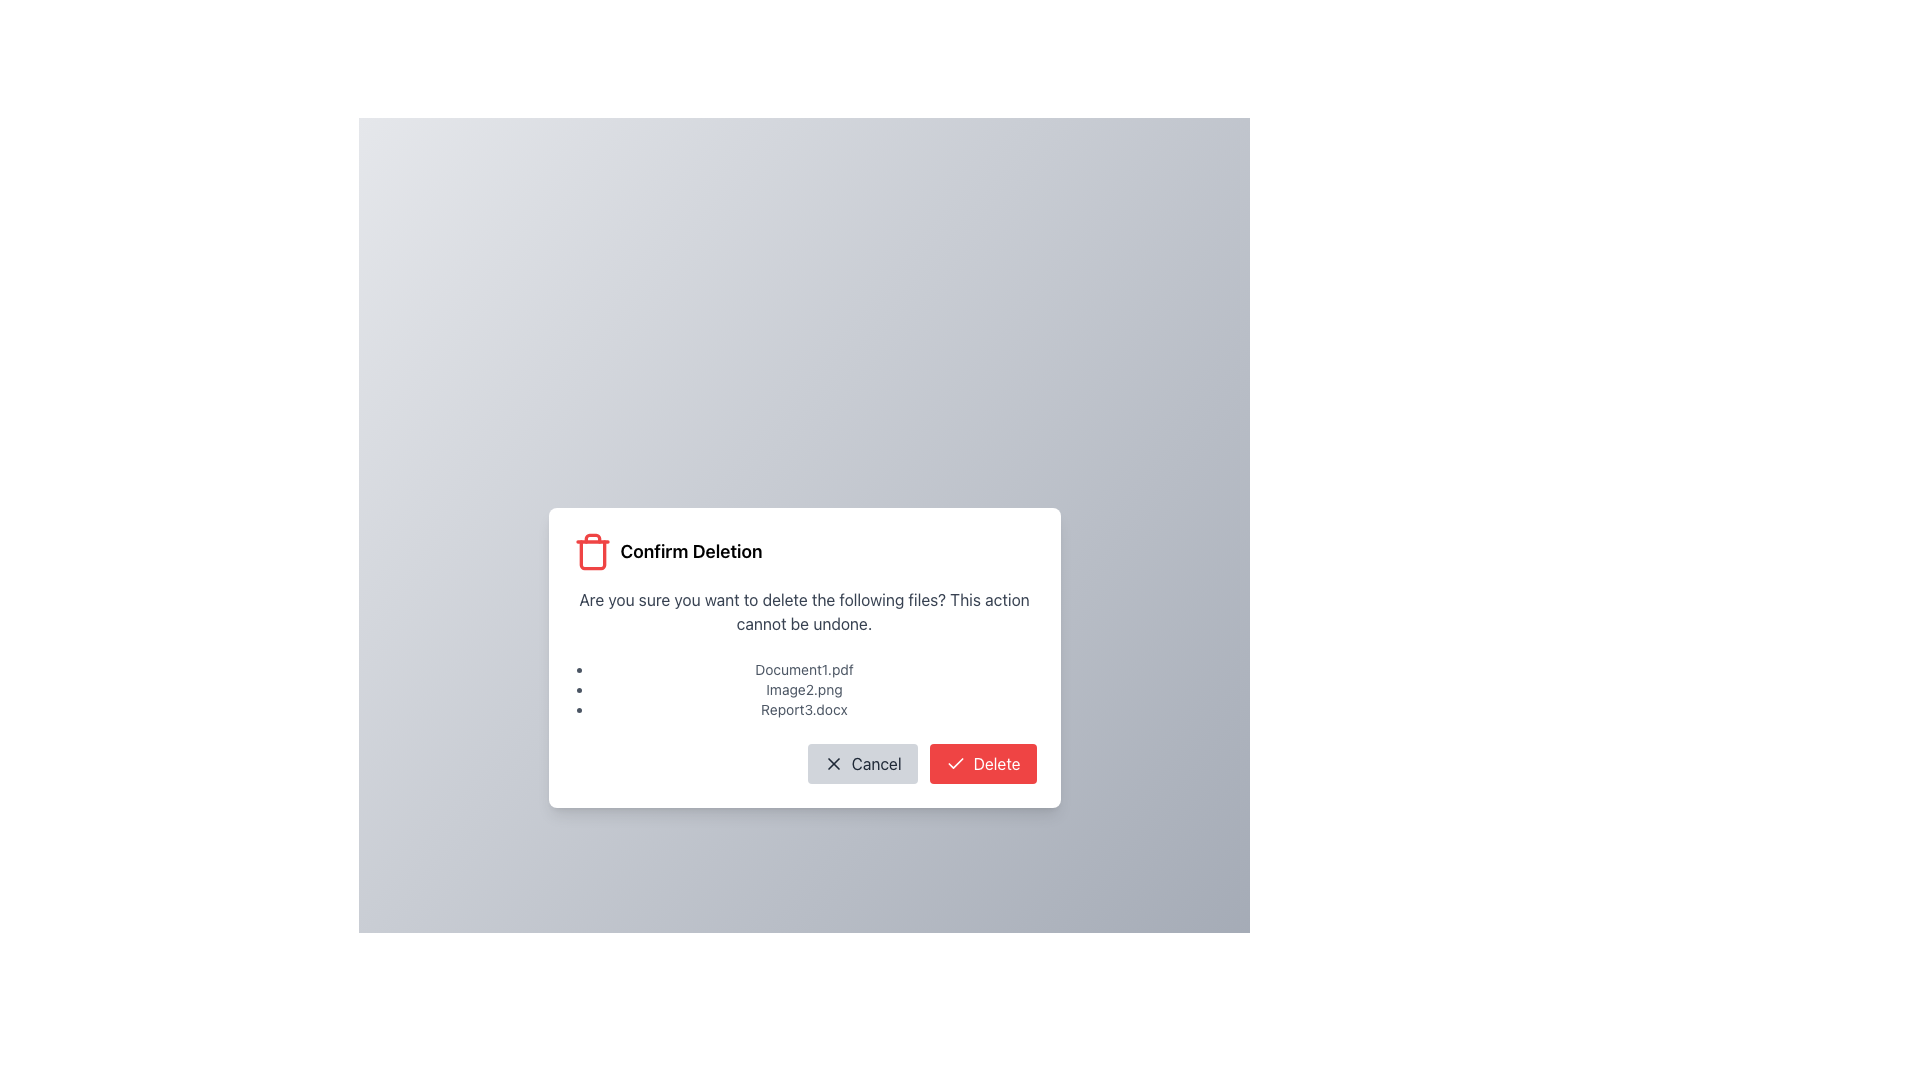  I want to click on the icon located on the left side of the modal dialog box titled 'Confirm Deletion', which serves as a visual indicator for status or feedback, so click(954, 763).